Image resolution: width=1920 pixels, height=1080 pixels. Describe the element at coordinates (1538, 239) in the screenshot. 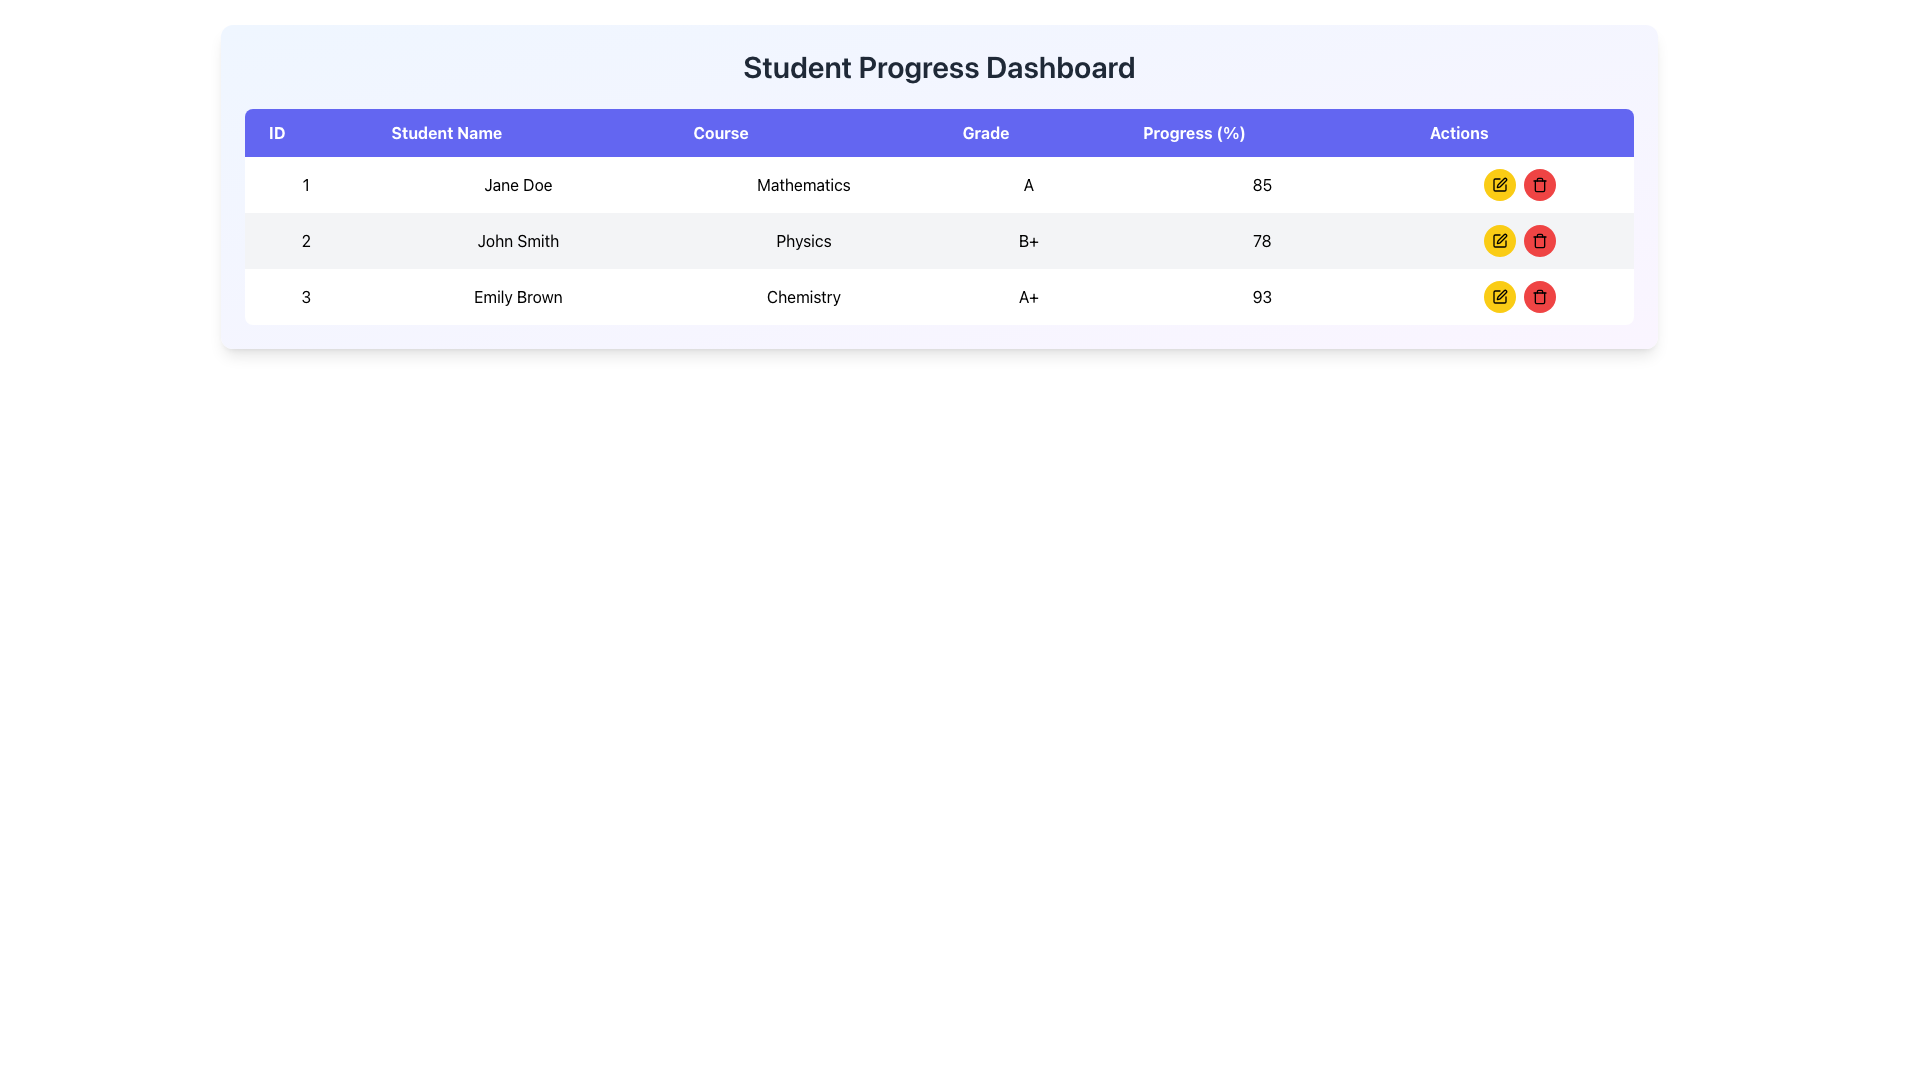

I see `the delete button in the 'Actions' column for the row corresponding to 'John Smith'` at that location.